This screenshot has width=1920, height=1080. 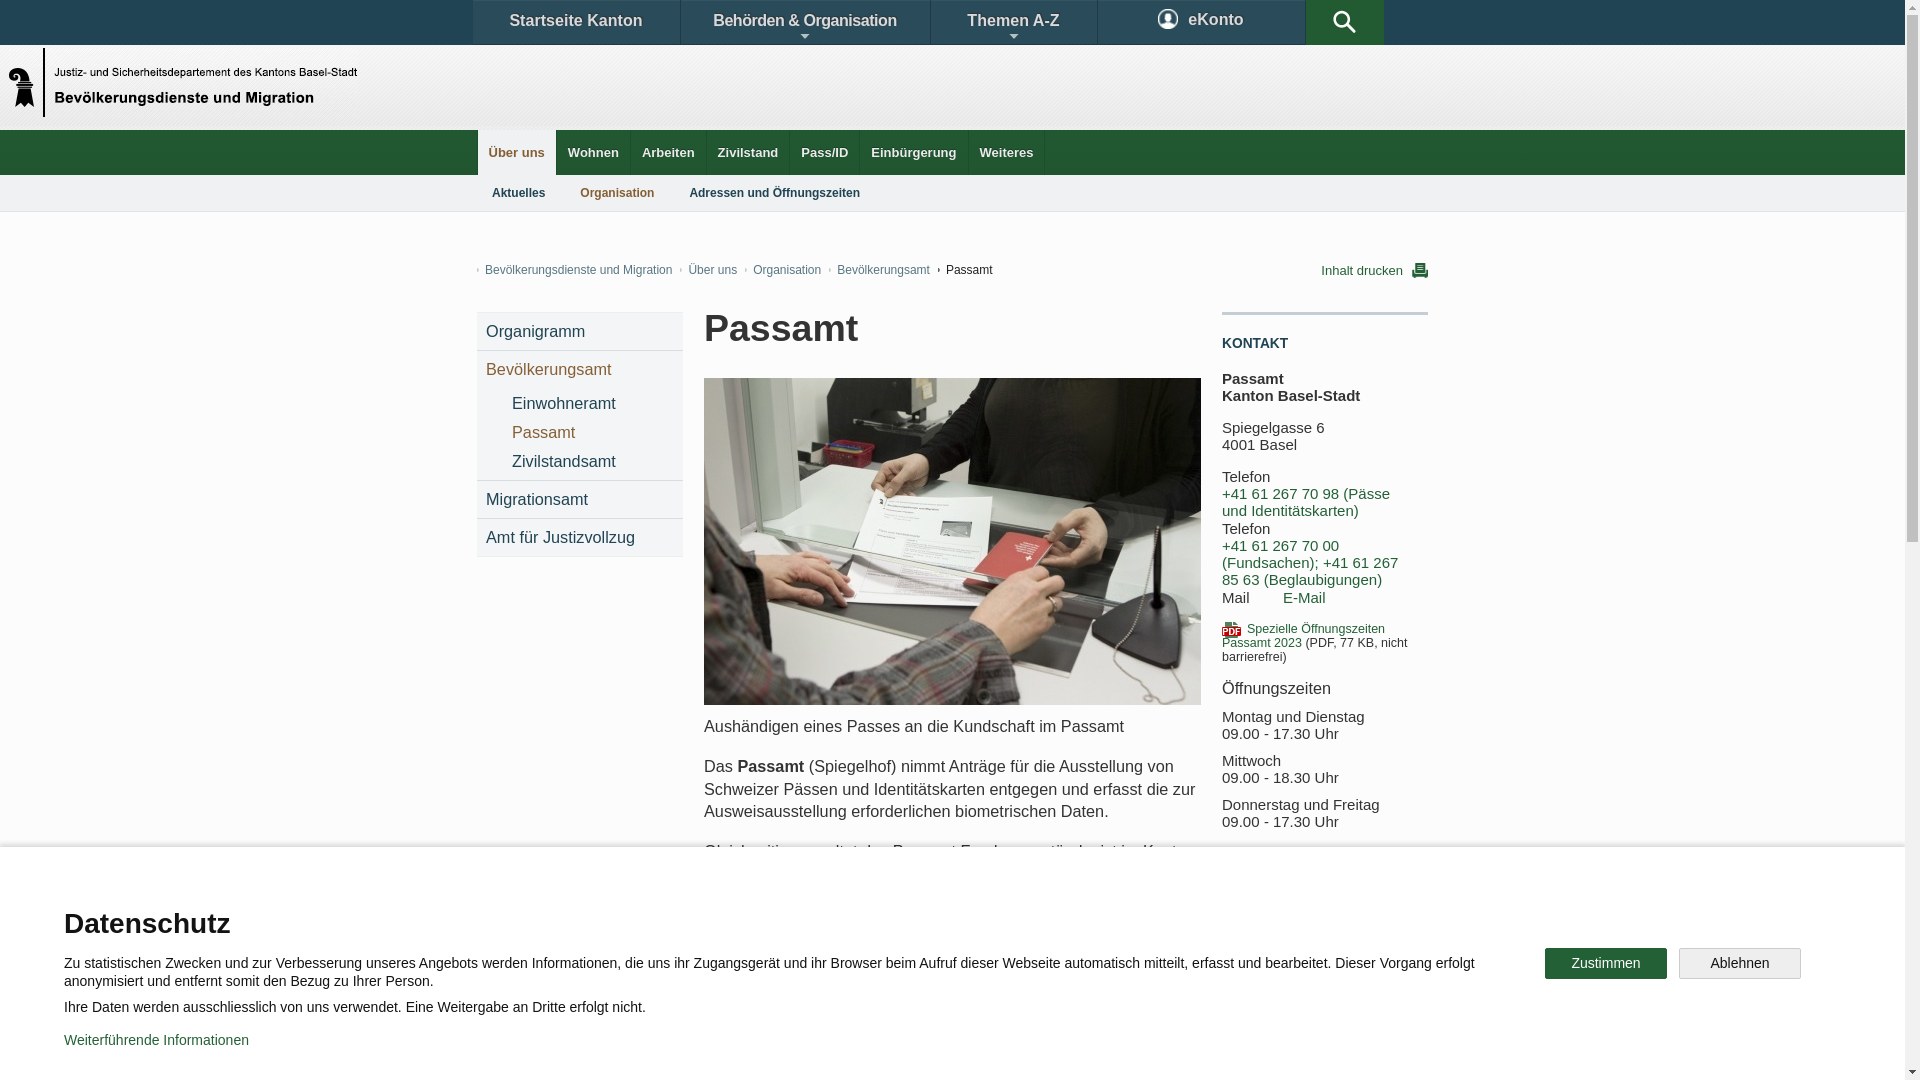 I want to click on 'Themen A-Z', so click(x=1012, y=22).